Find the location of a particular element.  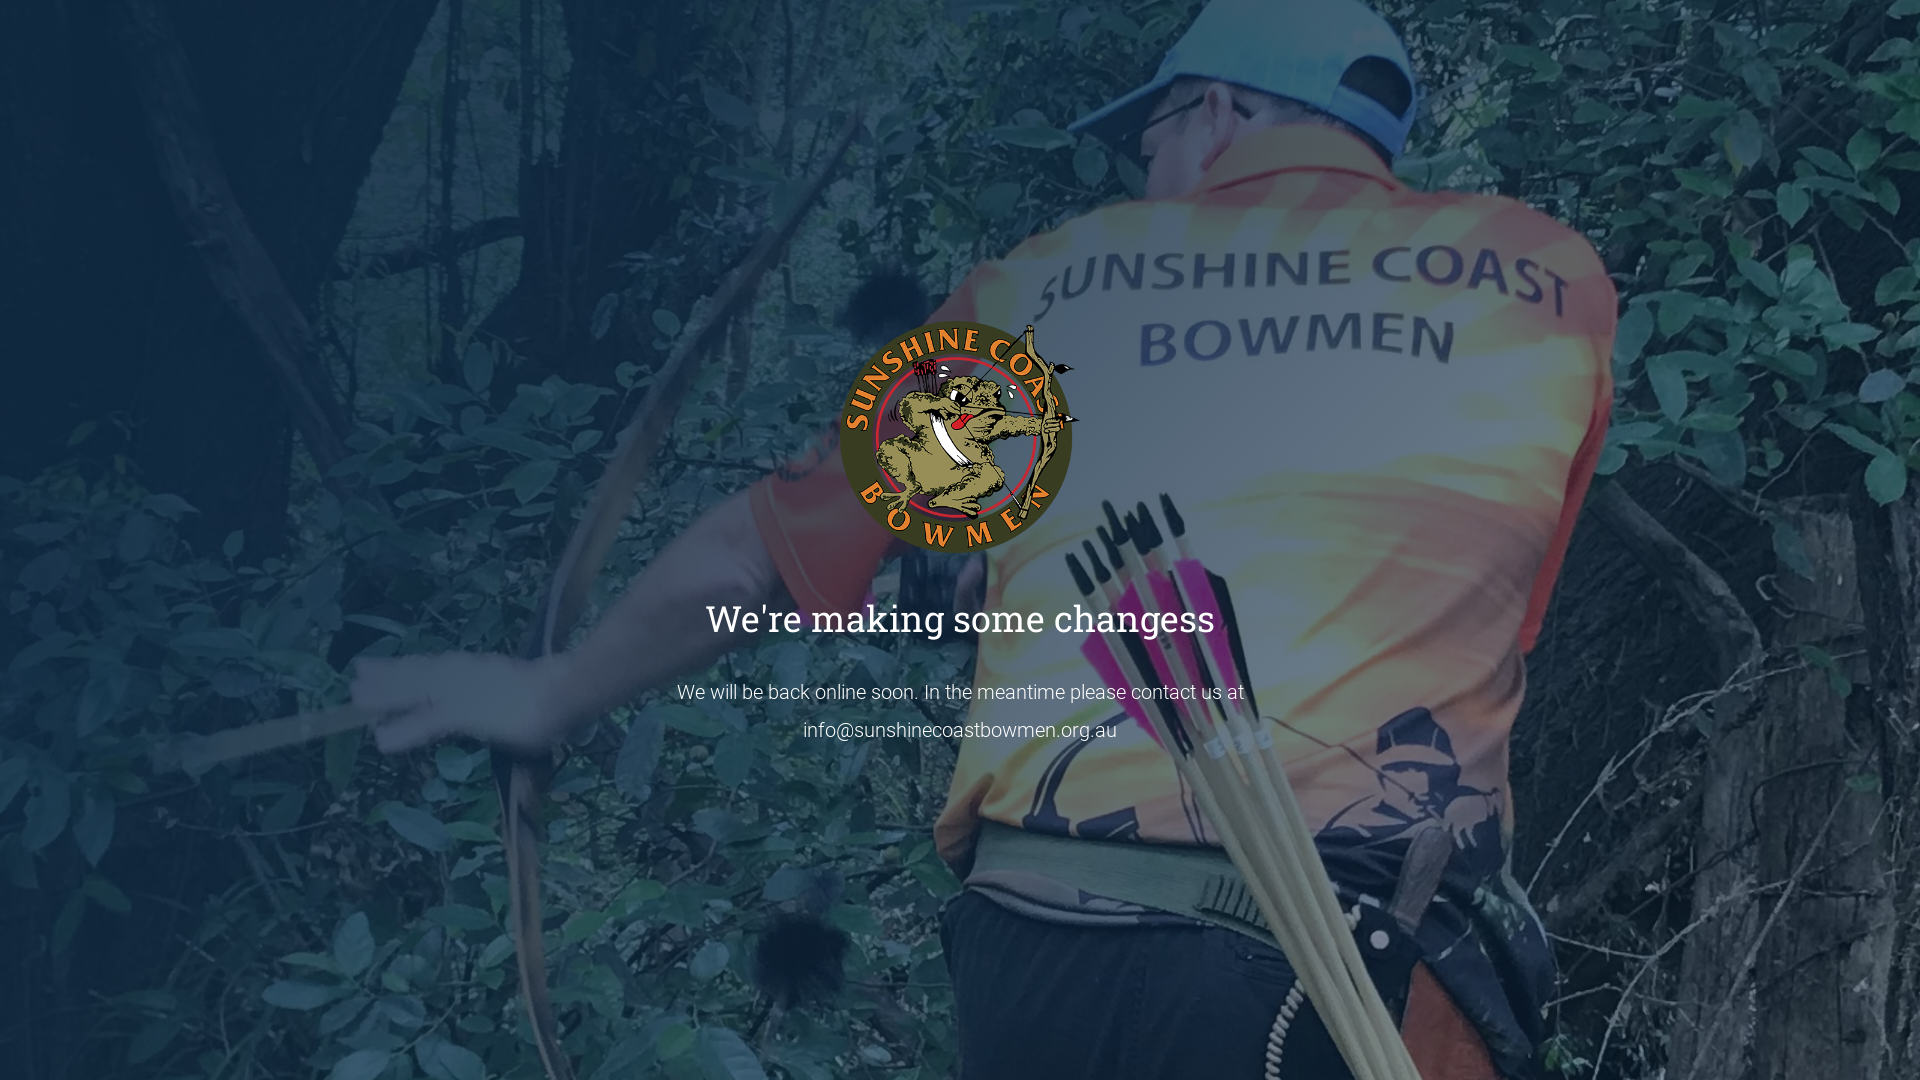

'SCB-Logo-400' is located at coordinates (840, 435).